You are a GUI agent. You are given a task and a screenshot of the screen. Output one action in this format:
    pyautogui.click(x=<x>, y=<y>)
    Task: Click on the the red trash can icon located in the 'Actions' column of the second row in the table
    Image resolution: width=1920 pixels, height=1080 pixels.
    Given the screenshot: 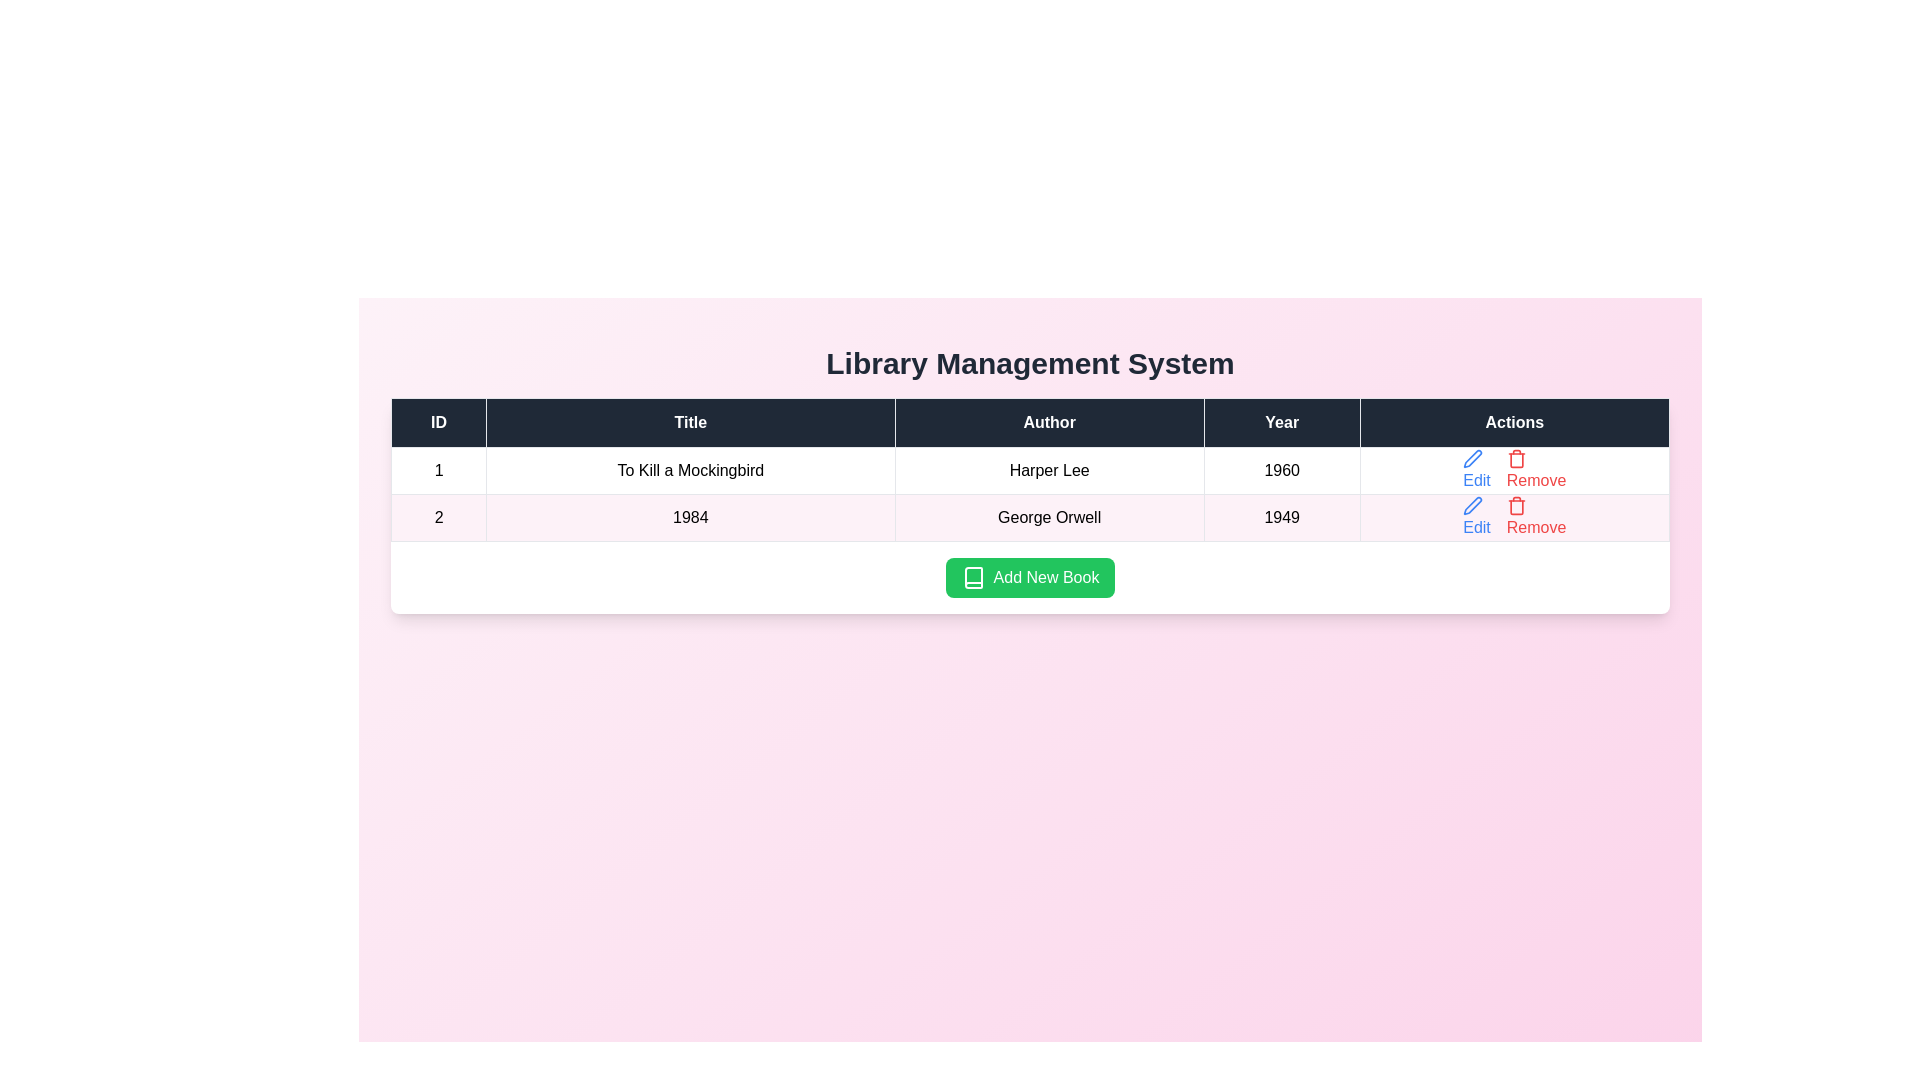 What is the action you would take?
    pyautogui.click(x=1516, y=504)
    